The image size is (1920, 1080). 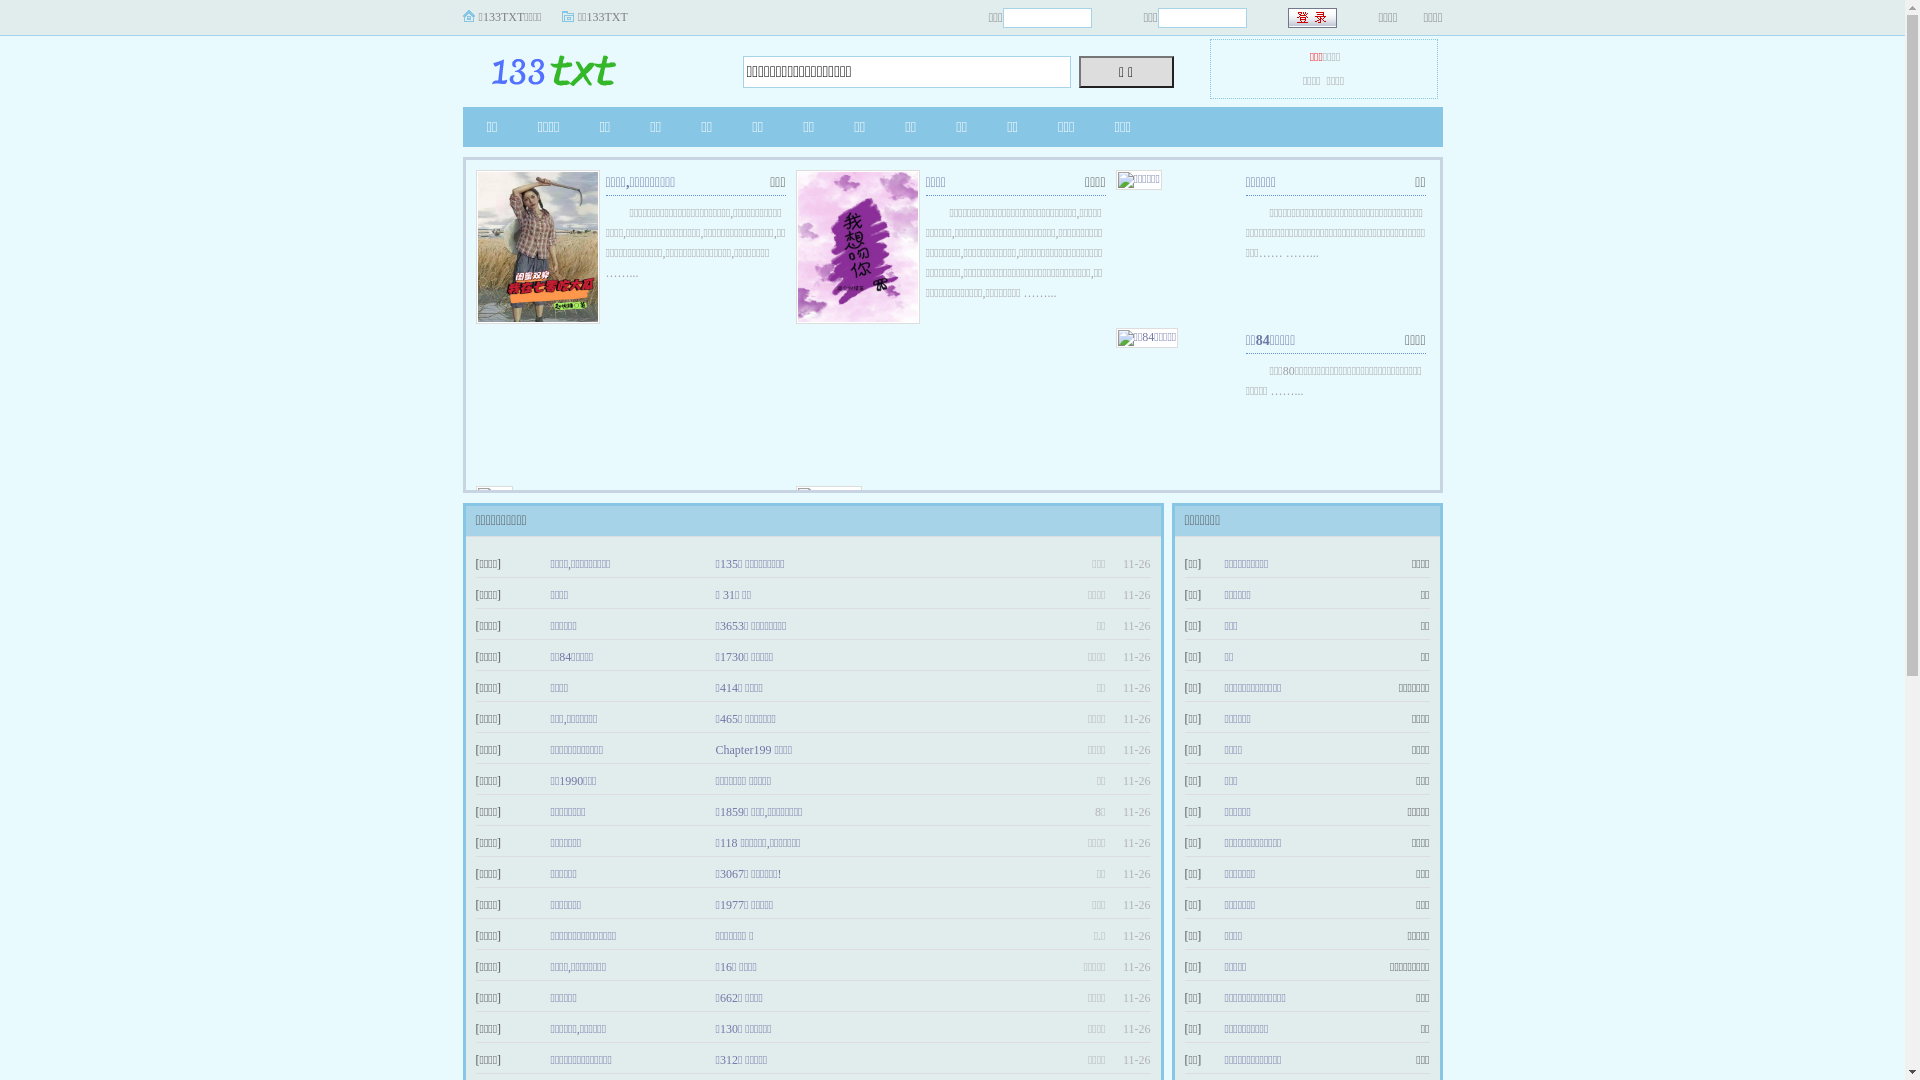 What do you see at coordinates (585, 64) in the screenshot?
I see `'133TXT'` at bounding box center [585, 64].